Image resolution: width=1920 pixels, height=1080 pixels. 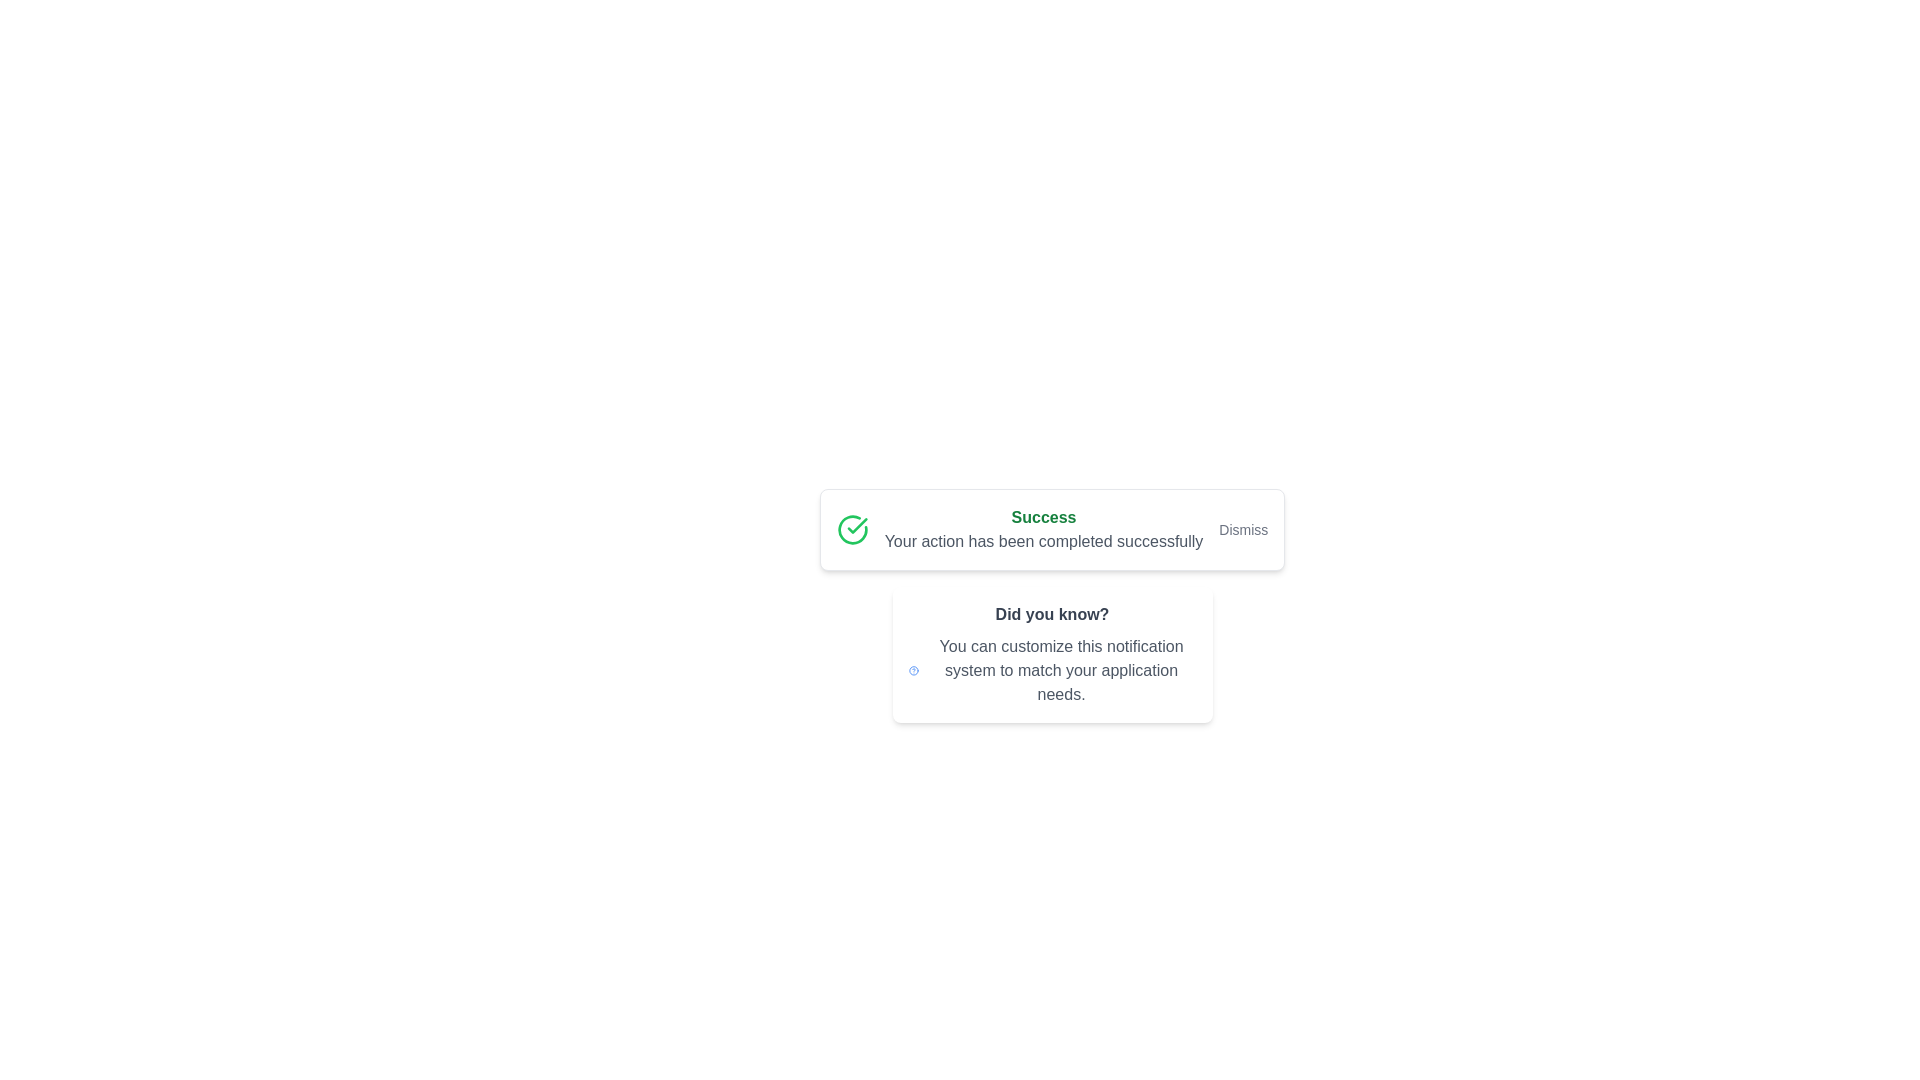 I want to click on the leftmost icon that serves as a visual indicator for the notification system settings, so click(x=912, y=671).